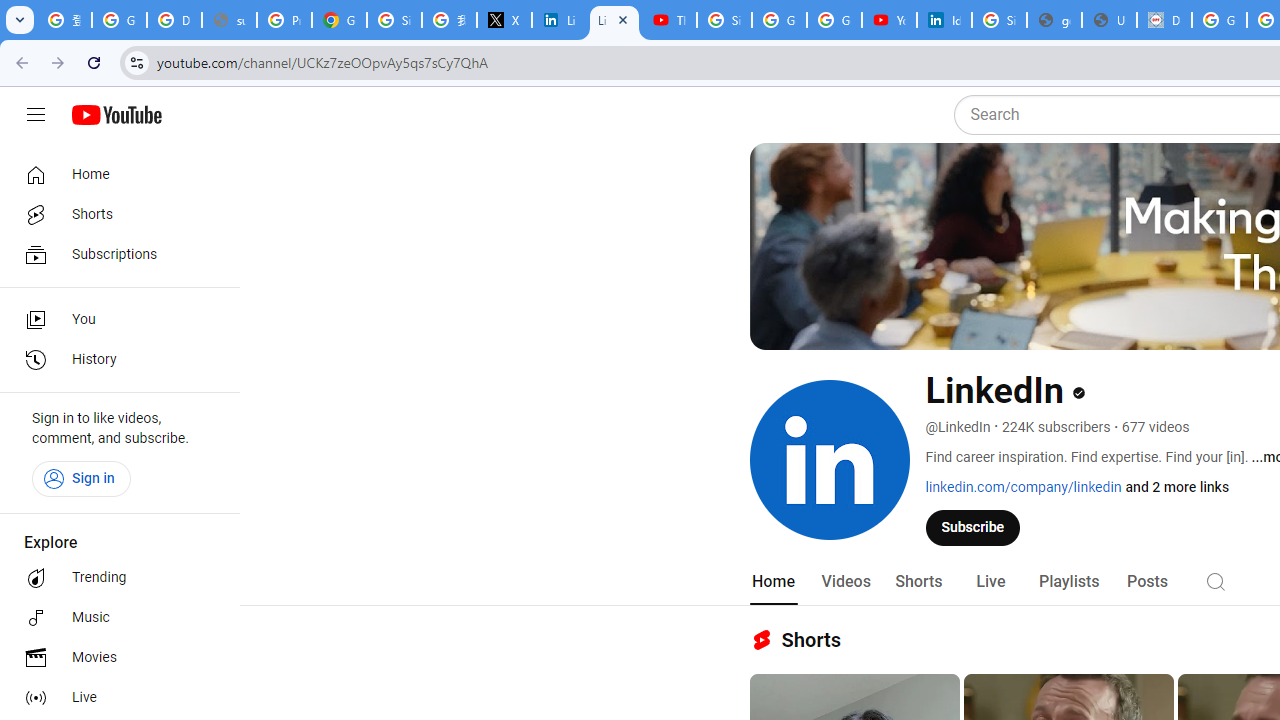 The image size is (1280, 720). I want to click on 'linkedin.com/company/linkedin', so click(1024, 487).